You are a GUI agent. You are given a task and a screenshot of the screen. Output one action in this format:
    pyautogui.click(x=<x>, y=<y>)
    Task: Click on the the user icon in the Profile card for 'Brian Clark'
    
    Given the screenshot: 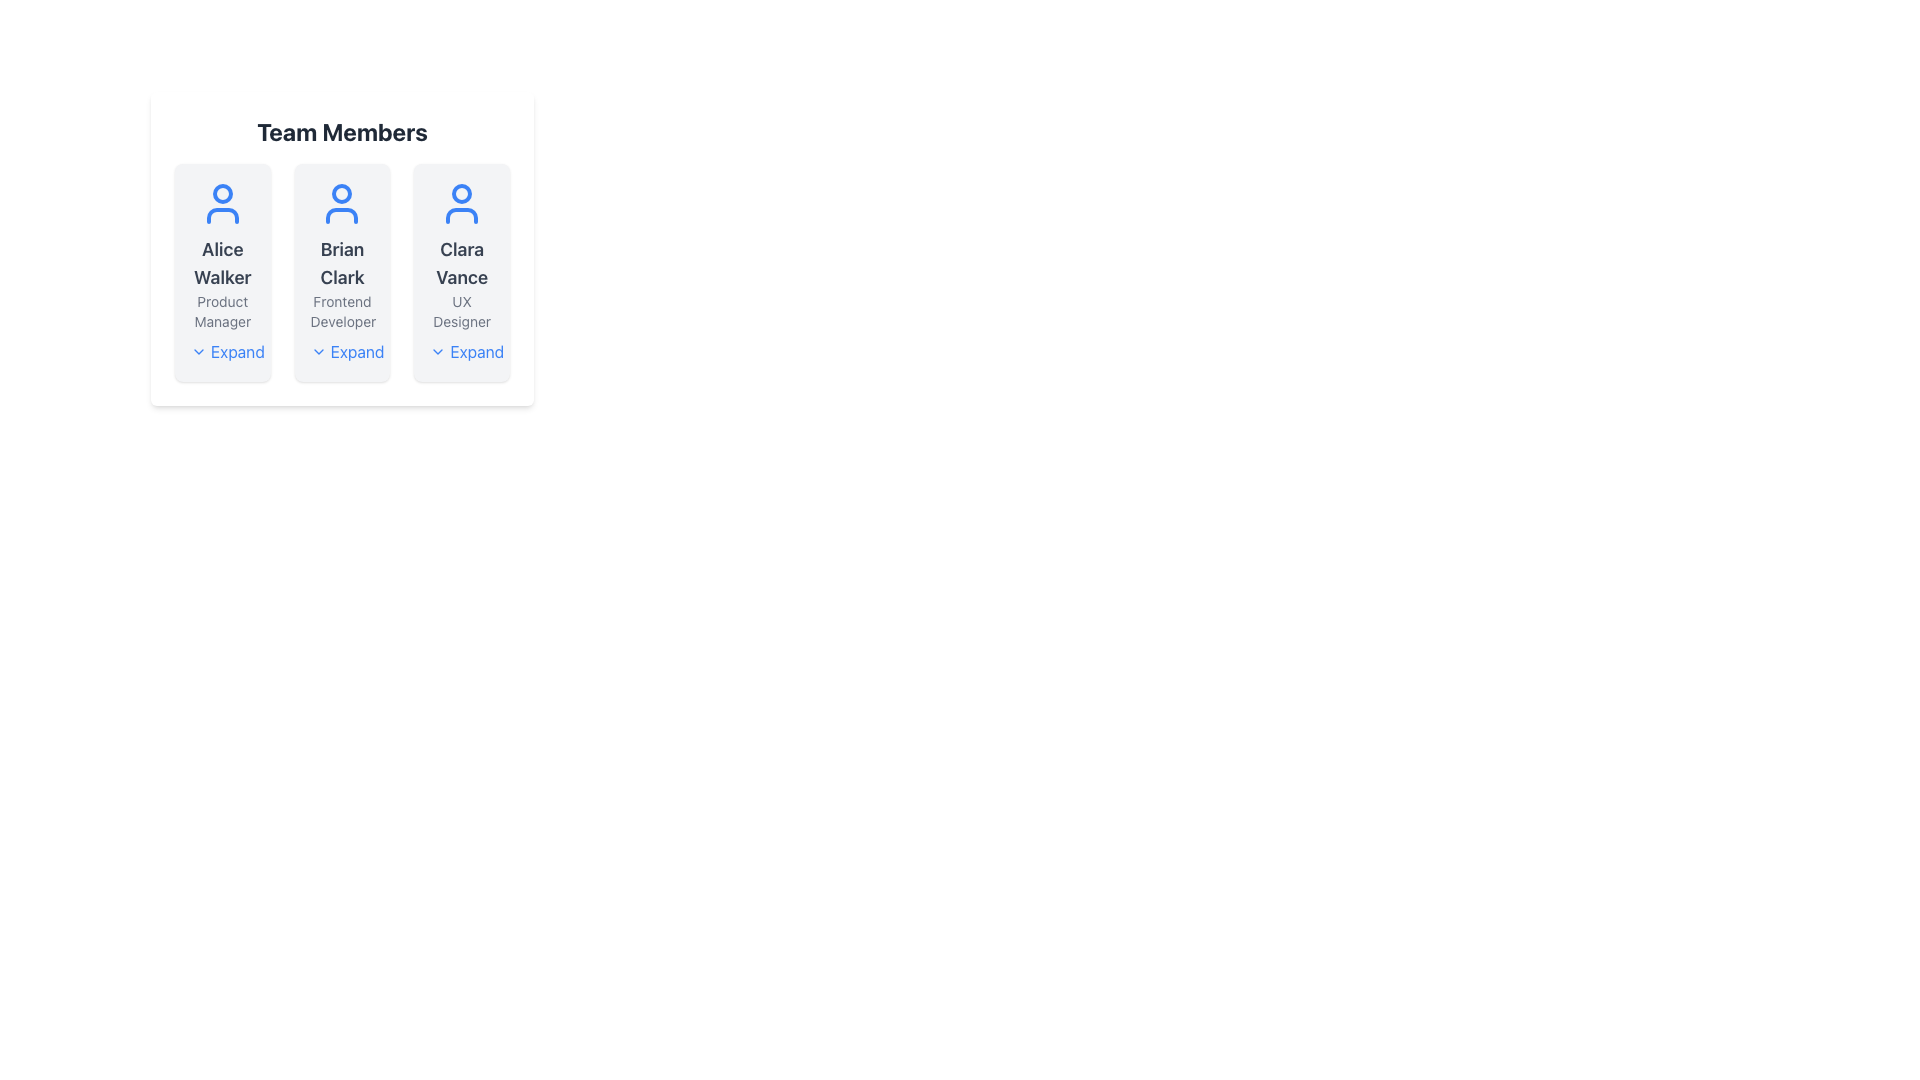 What is the action you would take?
    pyautogui.click(x=342, y=273)
    